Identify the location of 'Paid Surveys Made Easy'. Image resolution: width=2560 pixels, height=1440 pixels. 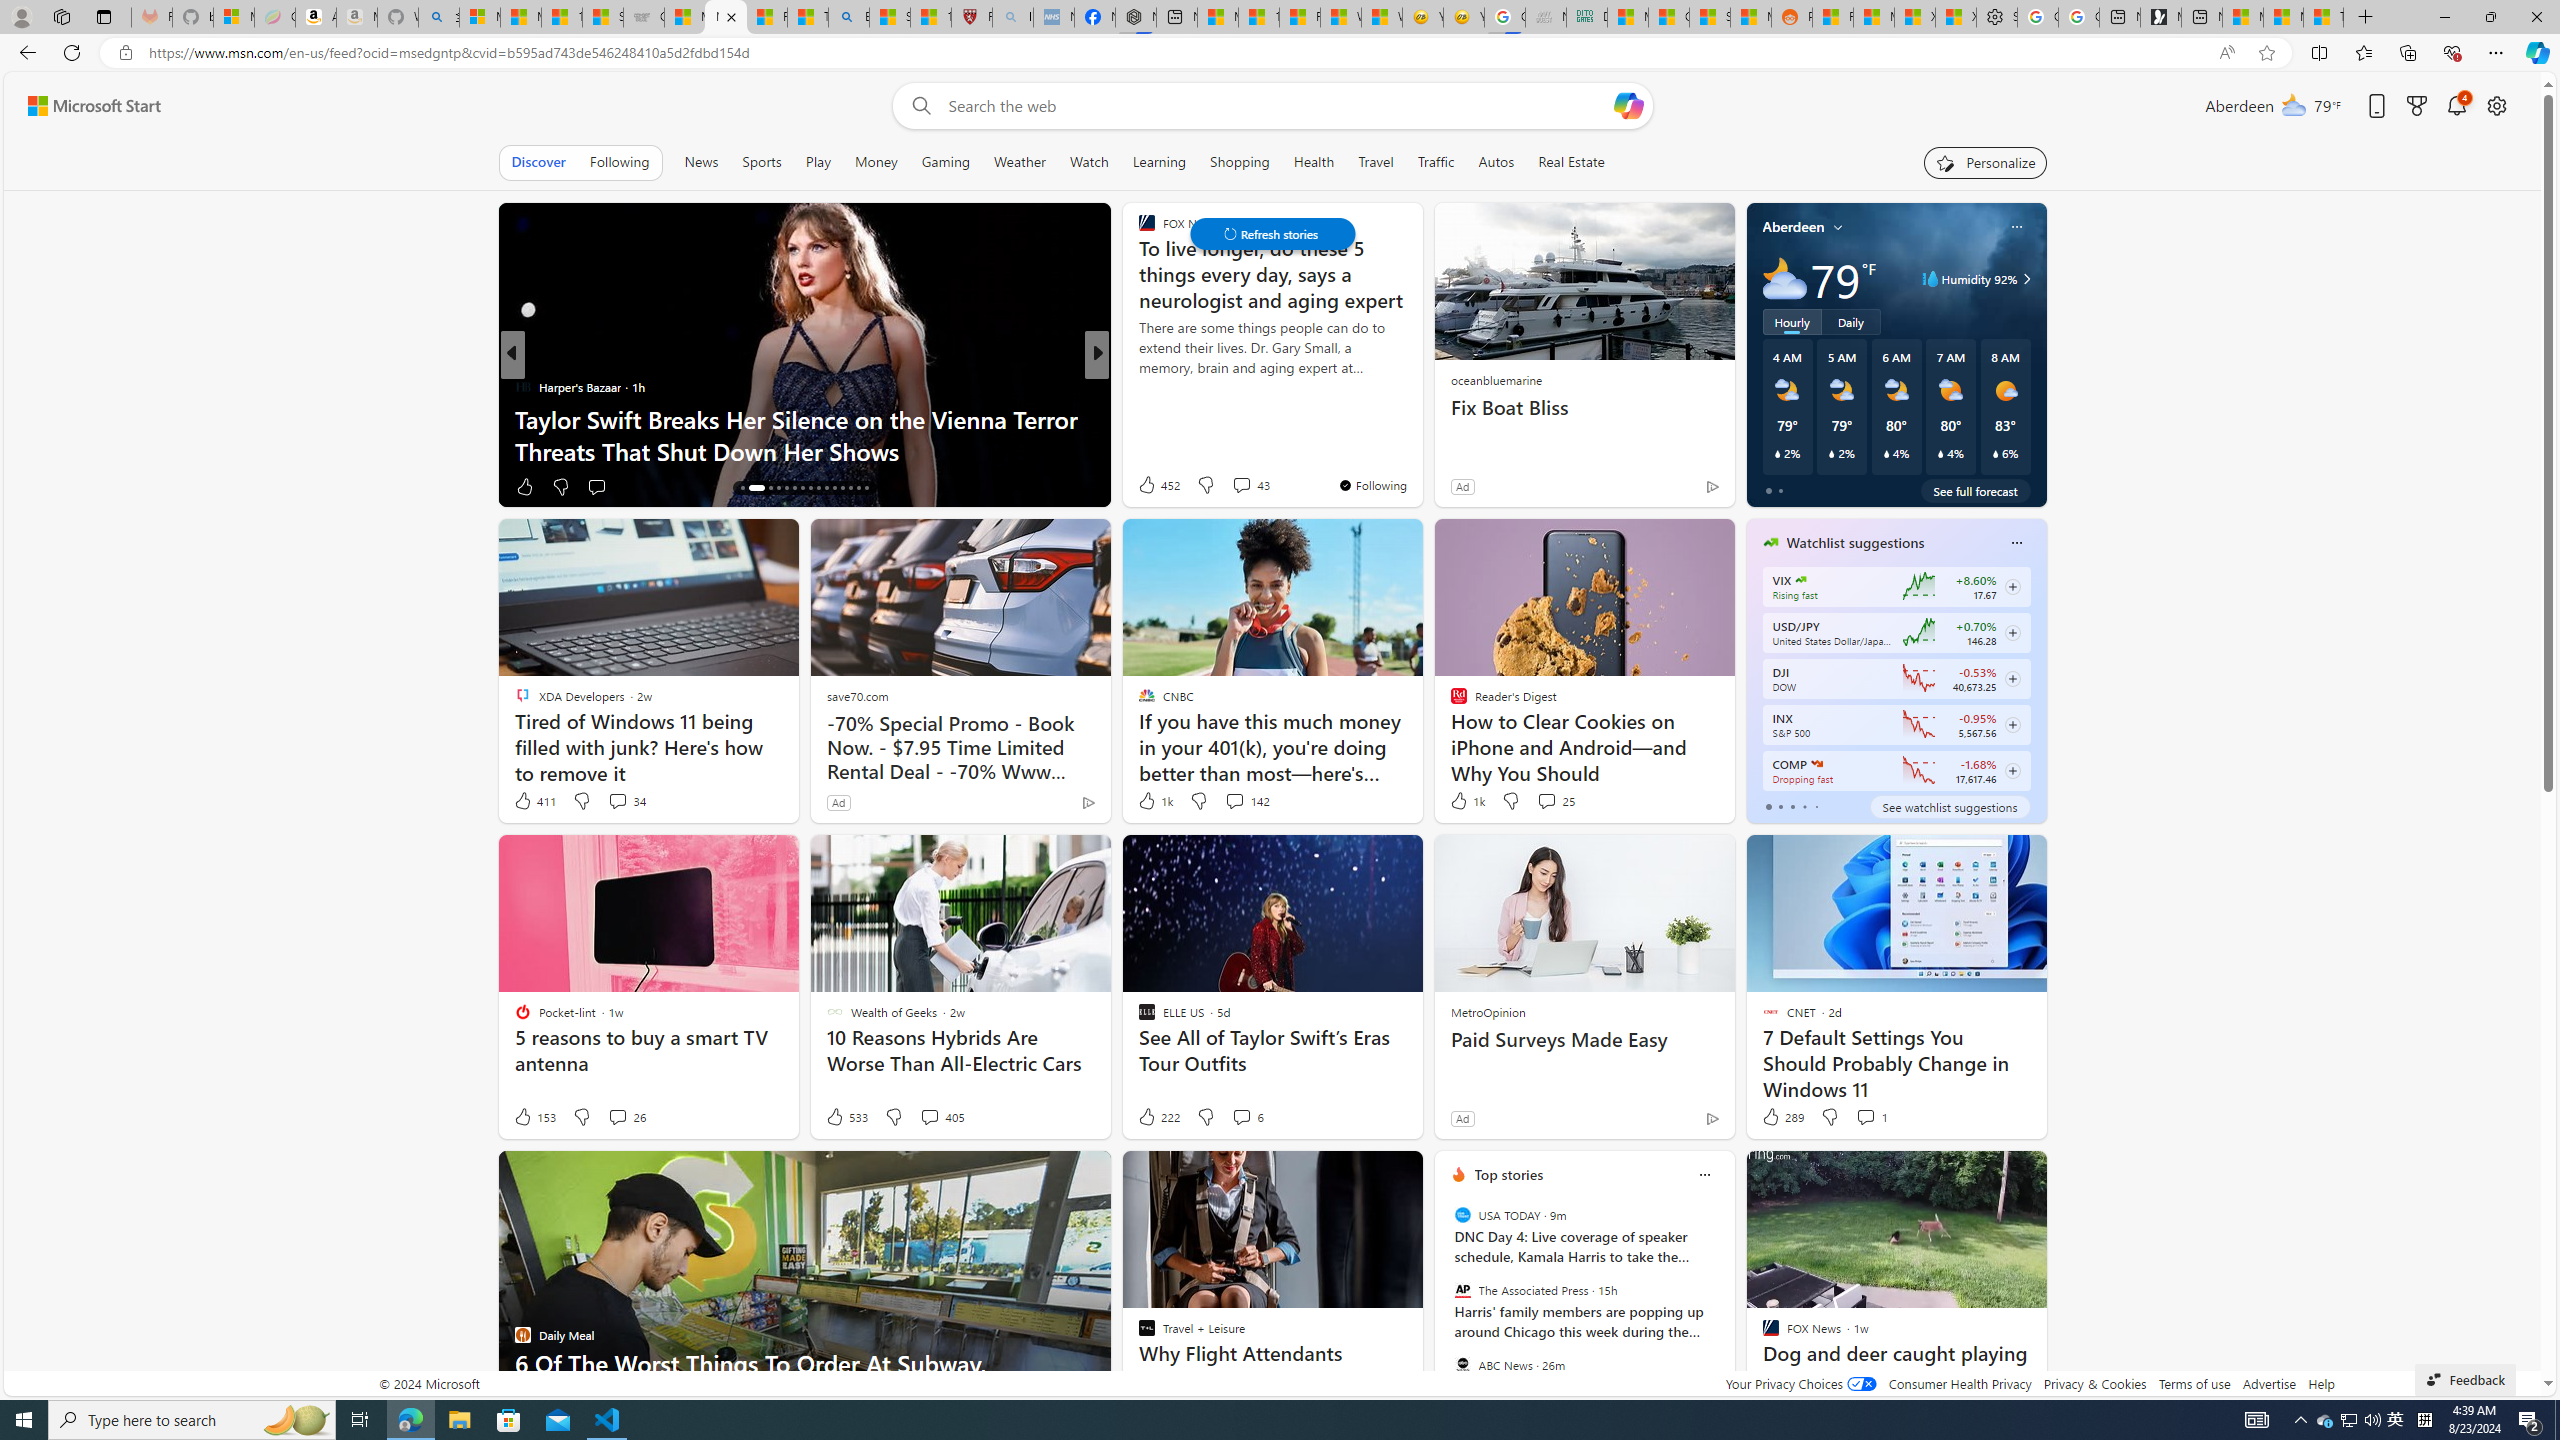
(1582, 1039).